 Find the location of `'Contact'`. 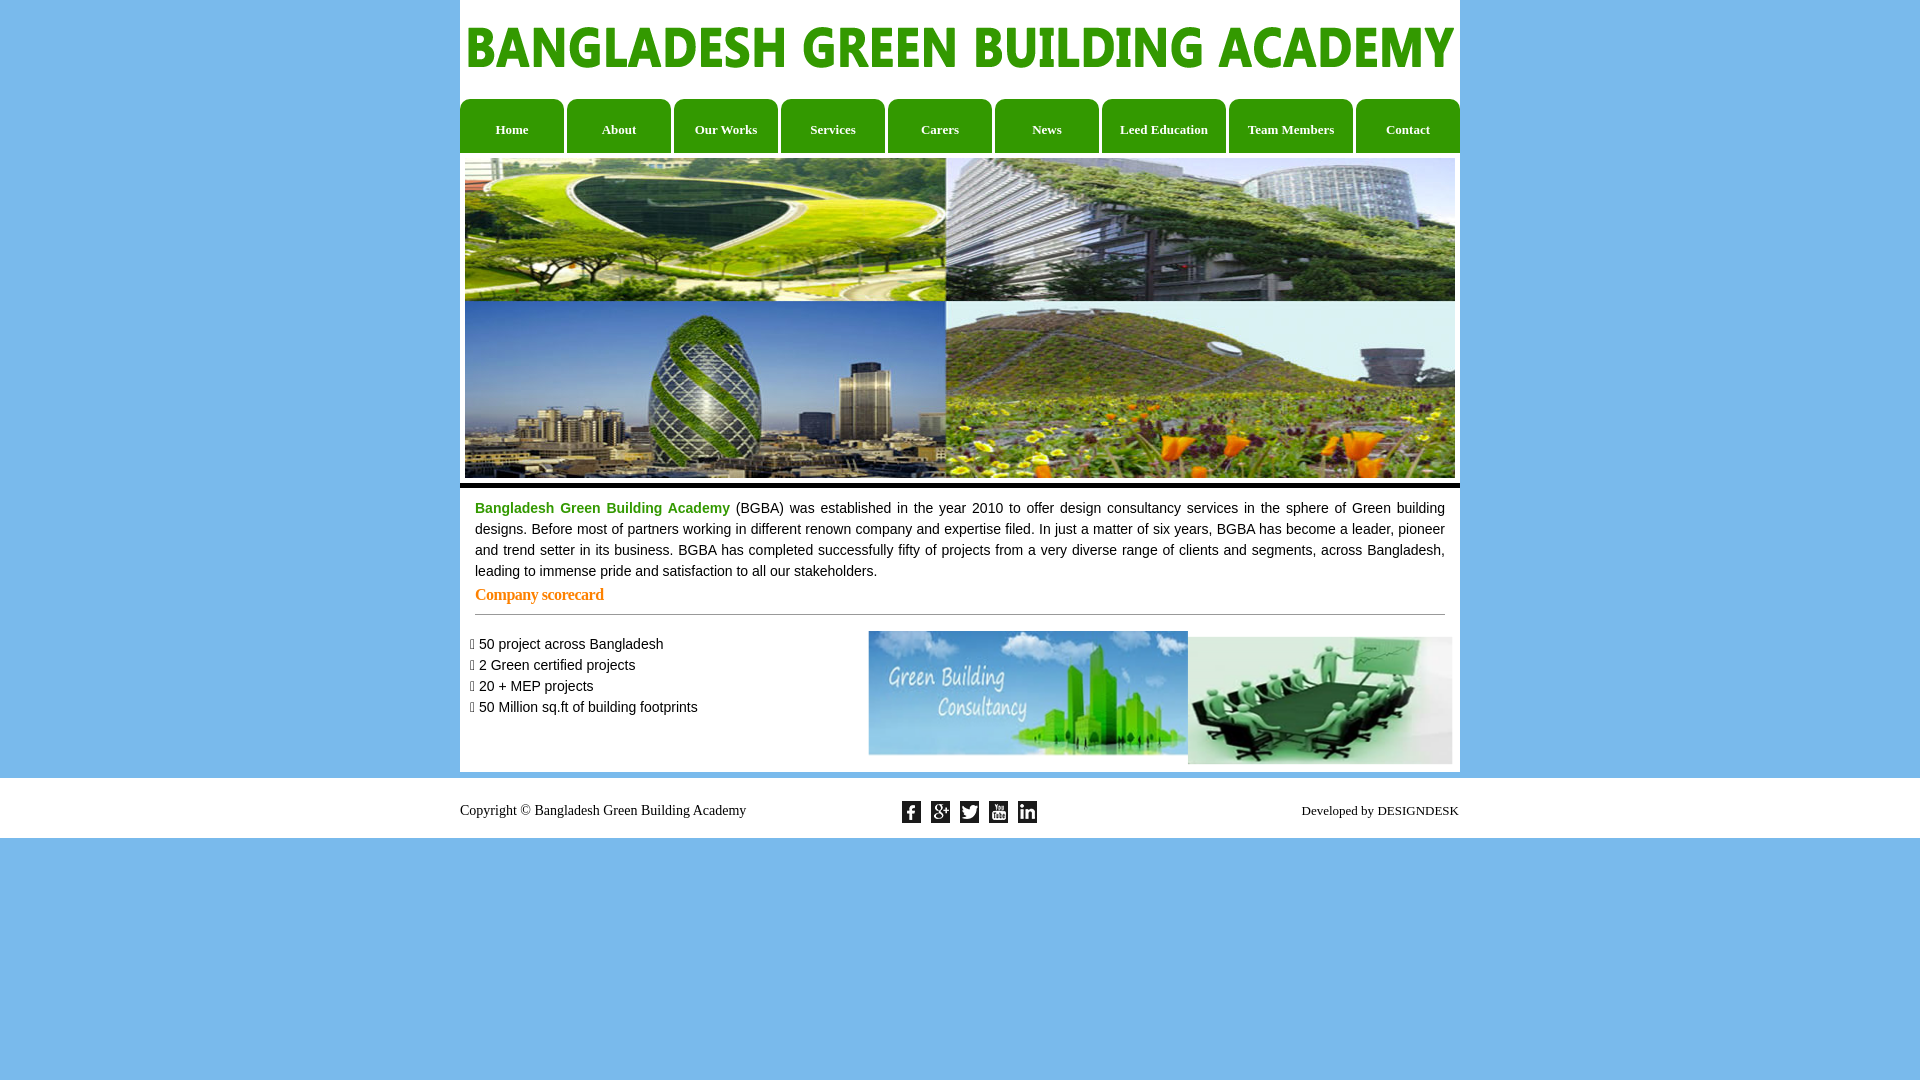

'Contact' is located at coordinates (1406, 126).